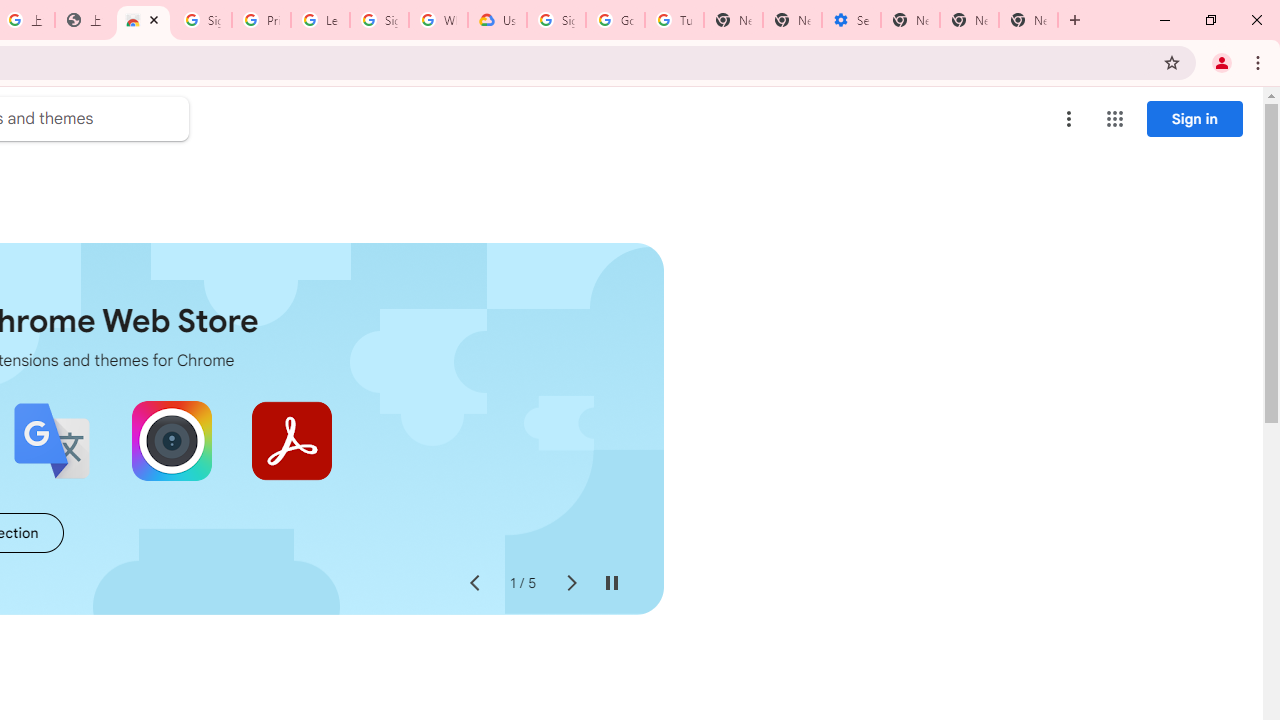 Image resolution: width=1280 pixels, height=720 pixels. I want to click on 'Awesome Screen Recorder & Screenshot', so click(171, 440).